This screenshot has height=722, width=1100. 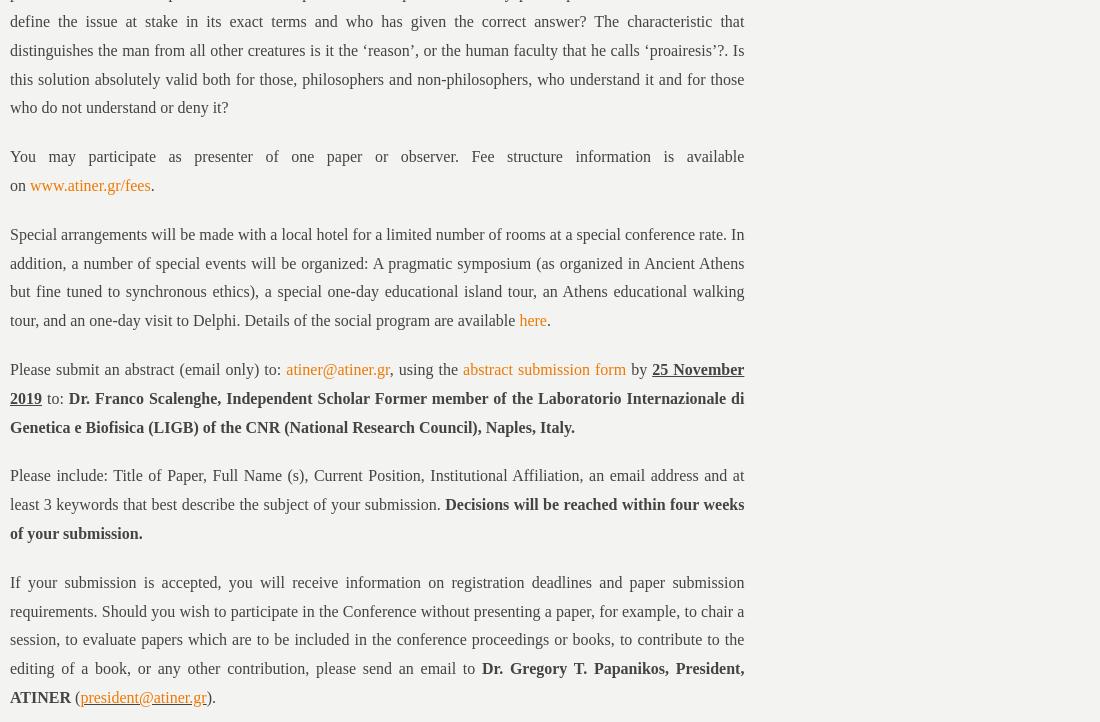 I want to click on '25 November 2019', so click(x=376, y=383).